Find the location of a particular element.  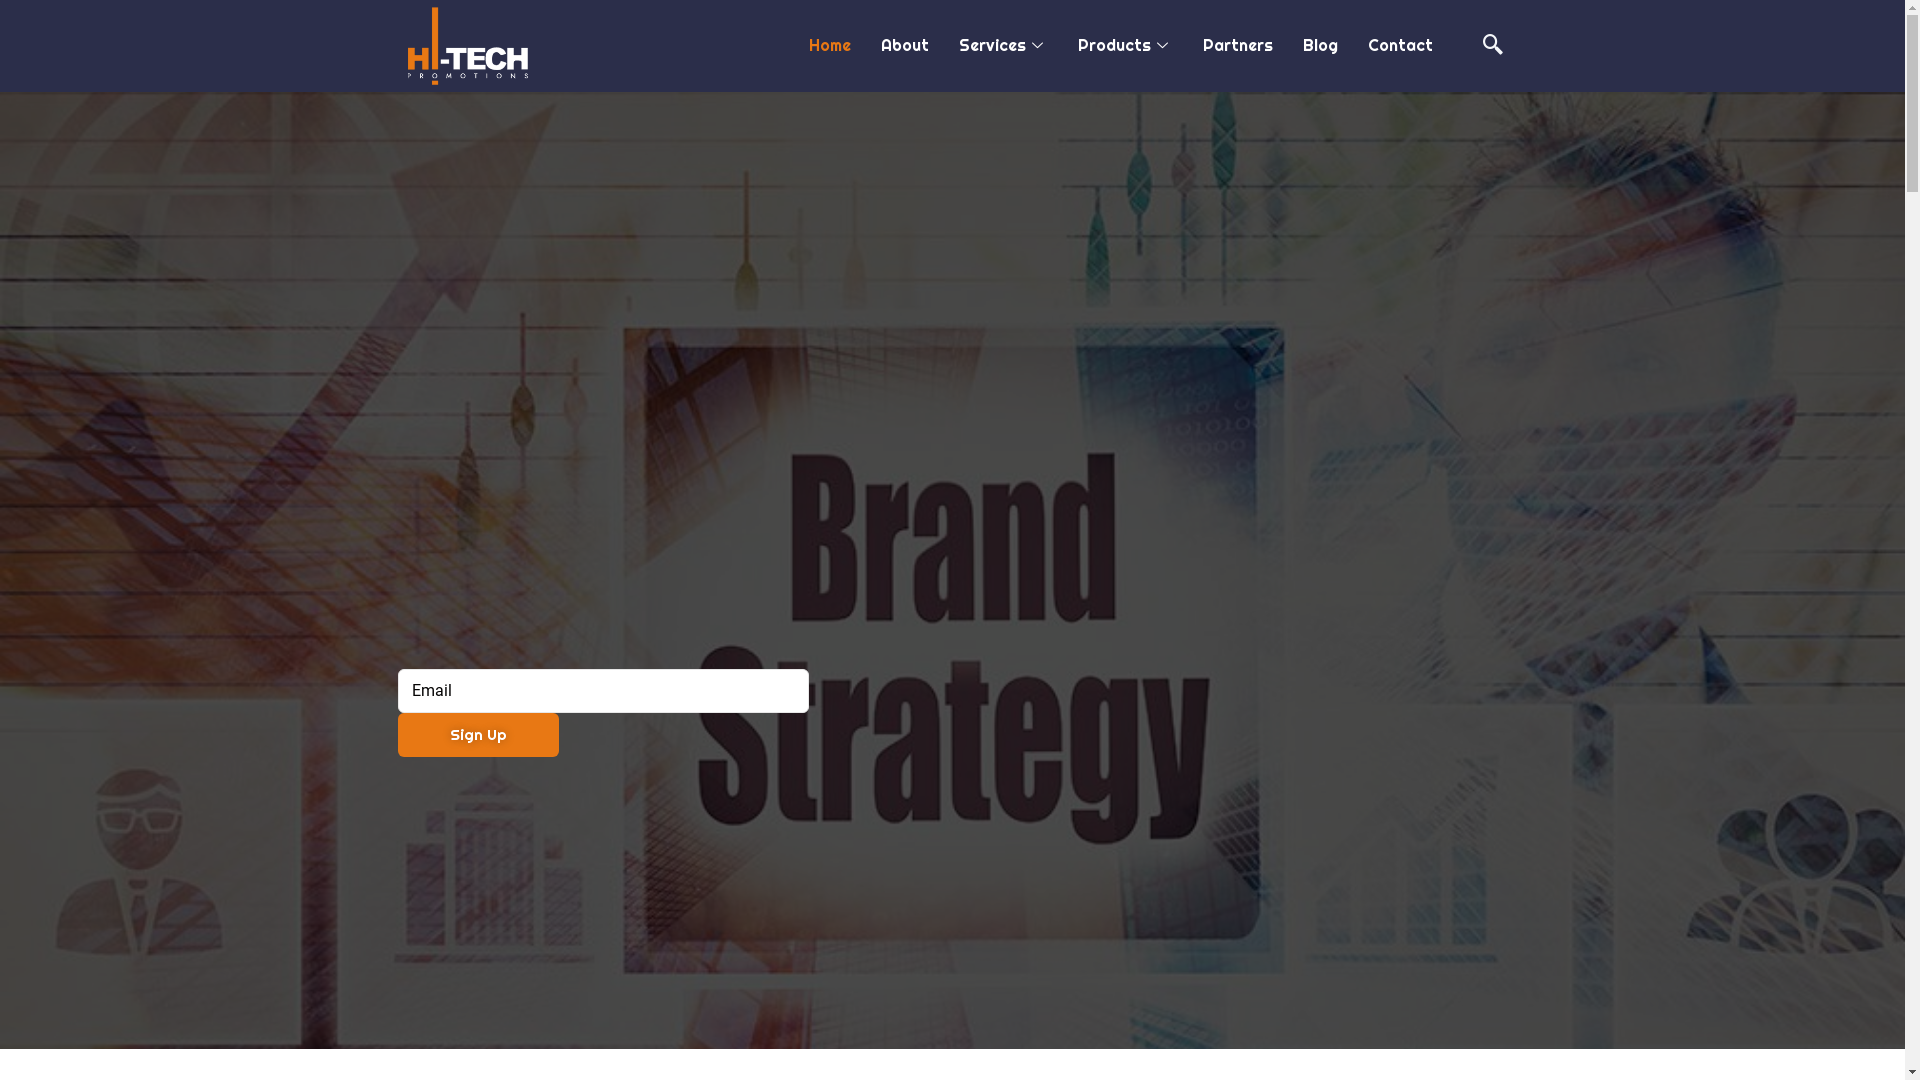

'Home' is located at coordinates (830, 45).